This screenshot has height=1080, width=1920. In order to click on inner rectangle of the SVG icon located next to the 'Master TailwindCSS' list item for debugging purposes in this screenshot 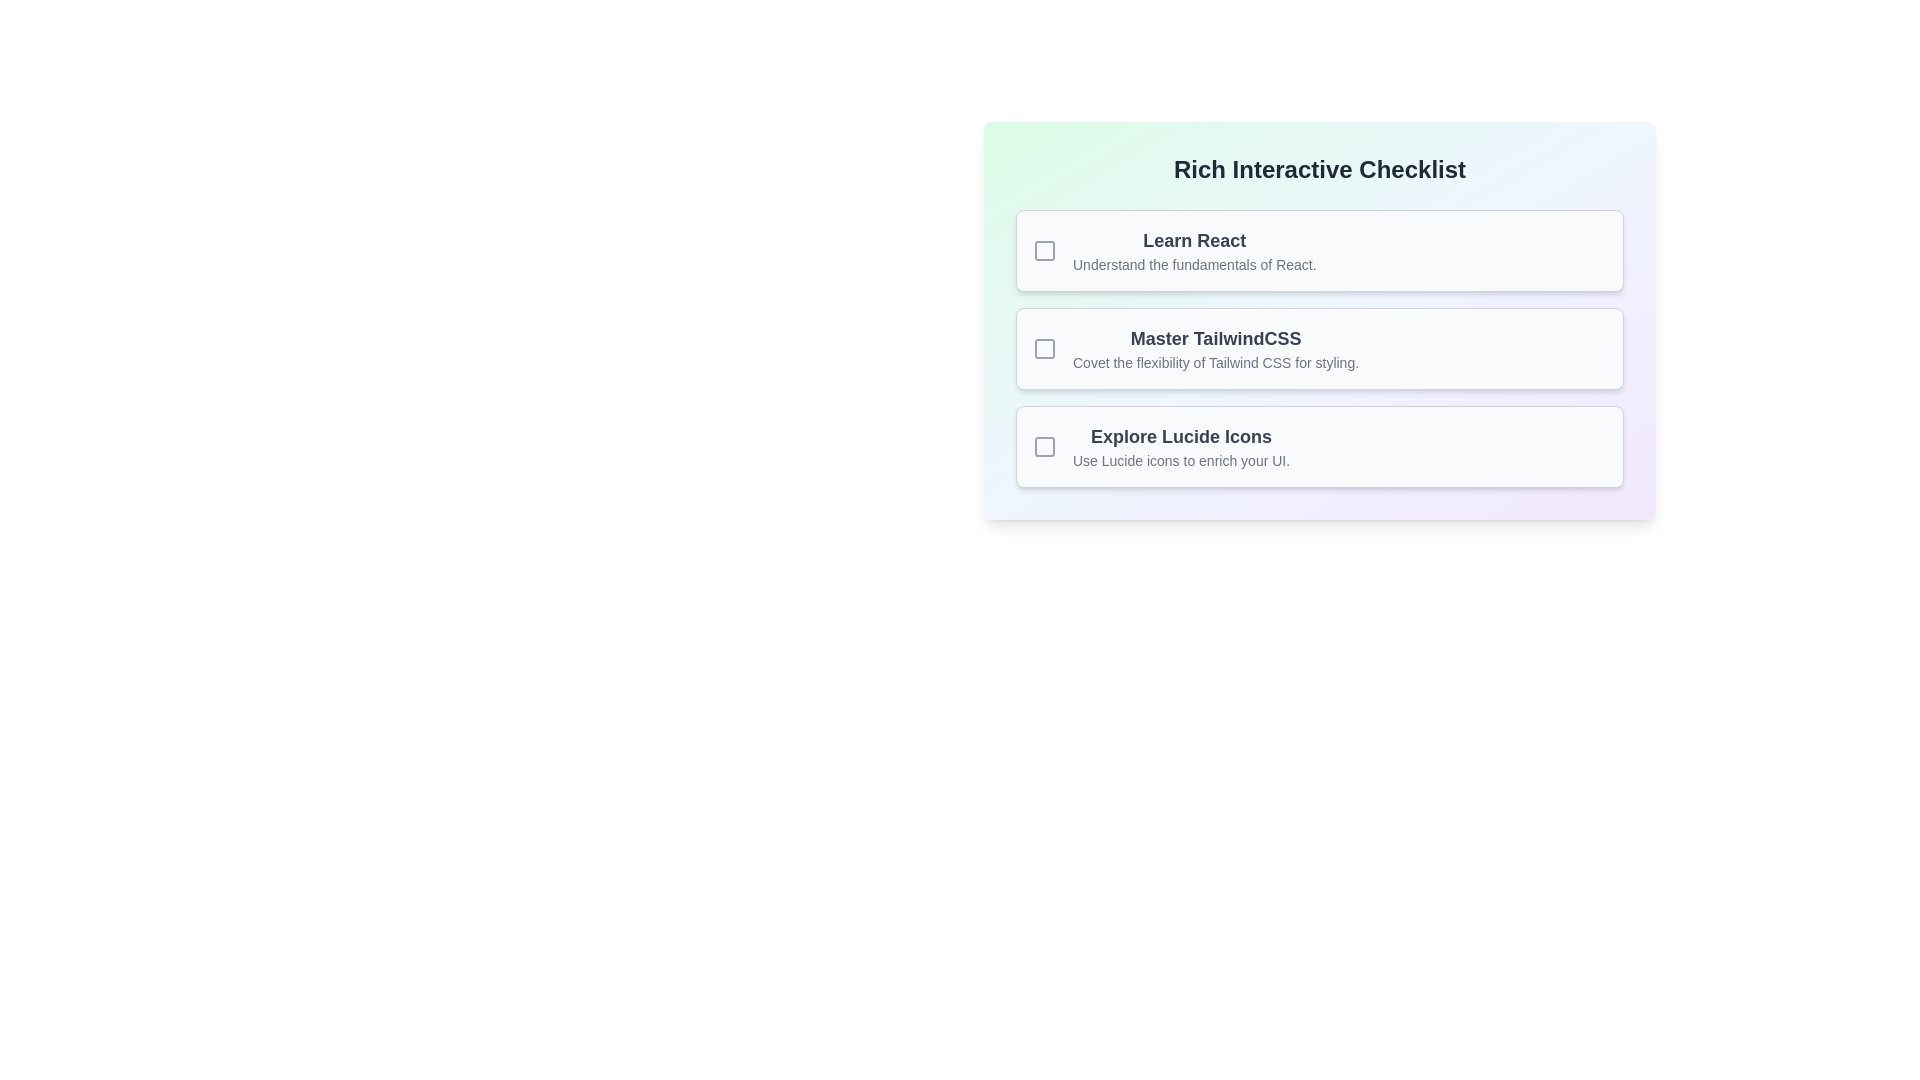, I will do `click(1044, 347)`.